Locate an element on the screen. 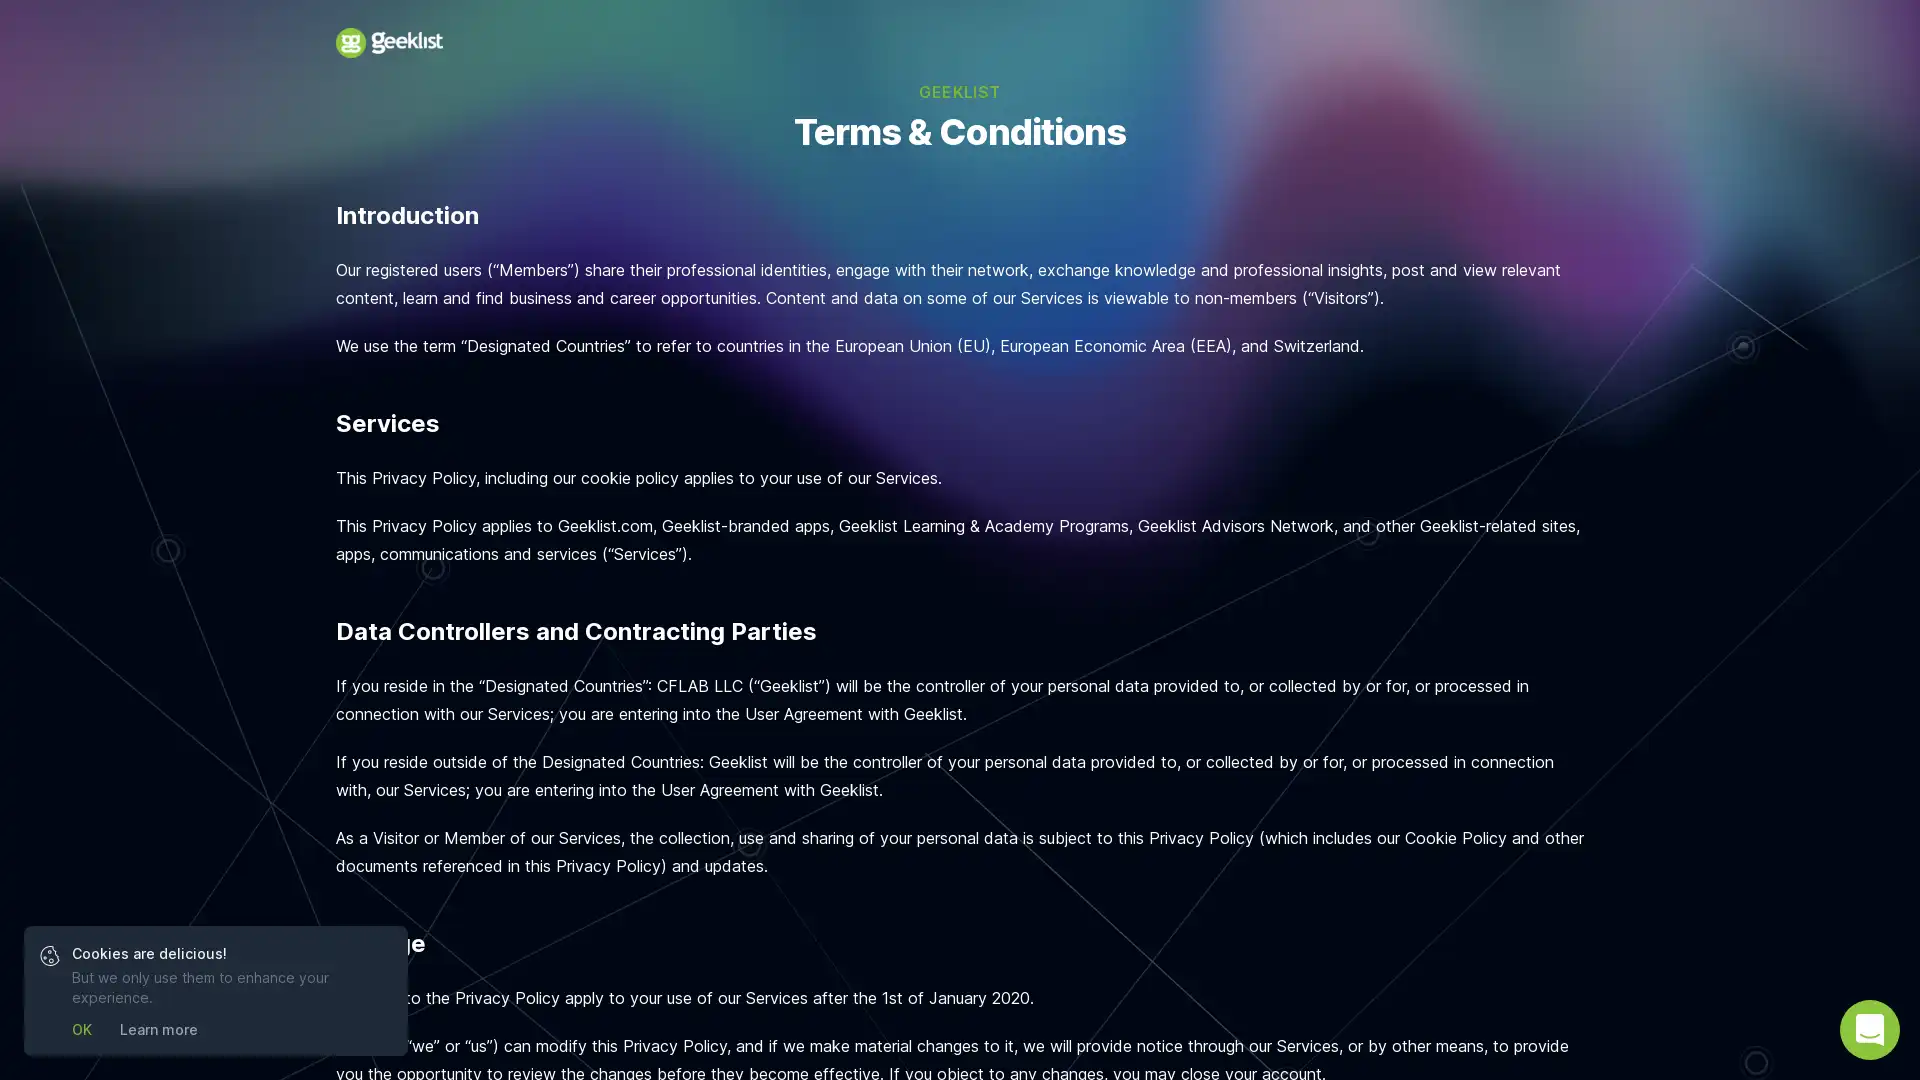  Open Intercom Messenger is located at coordinates (1869, 1029).